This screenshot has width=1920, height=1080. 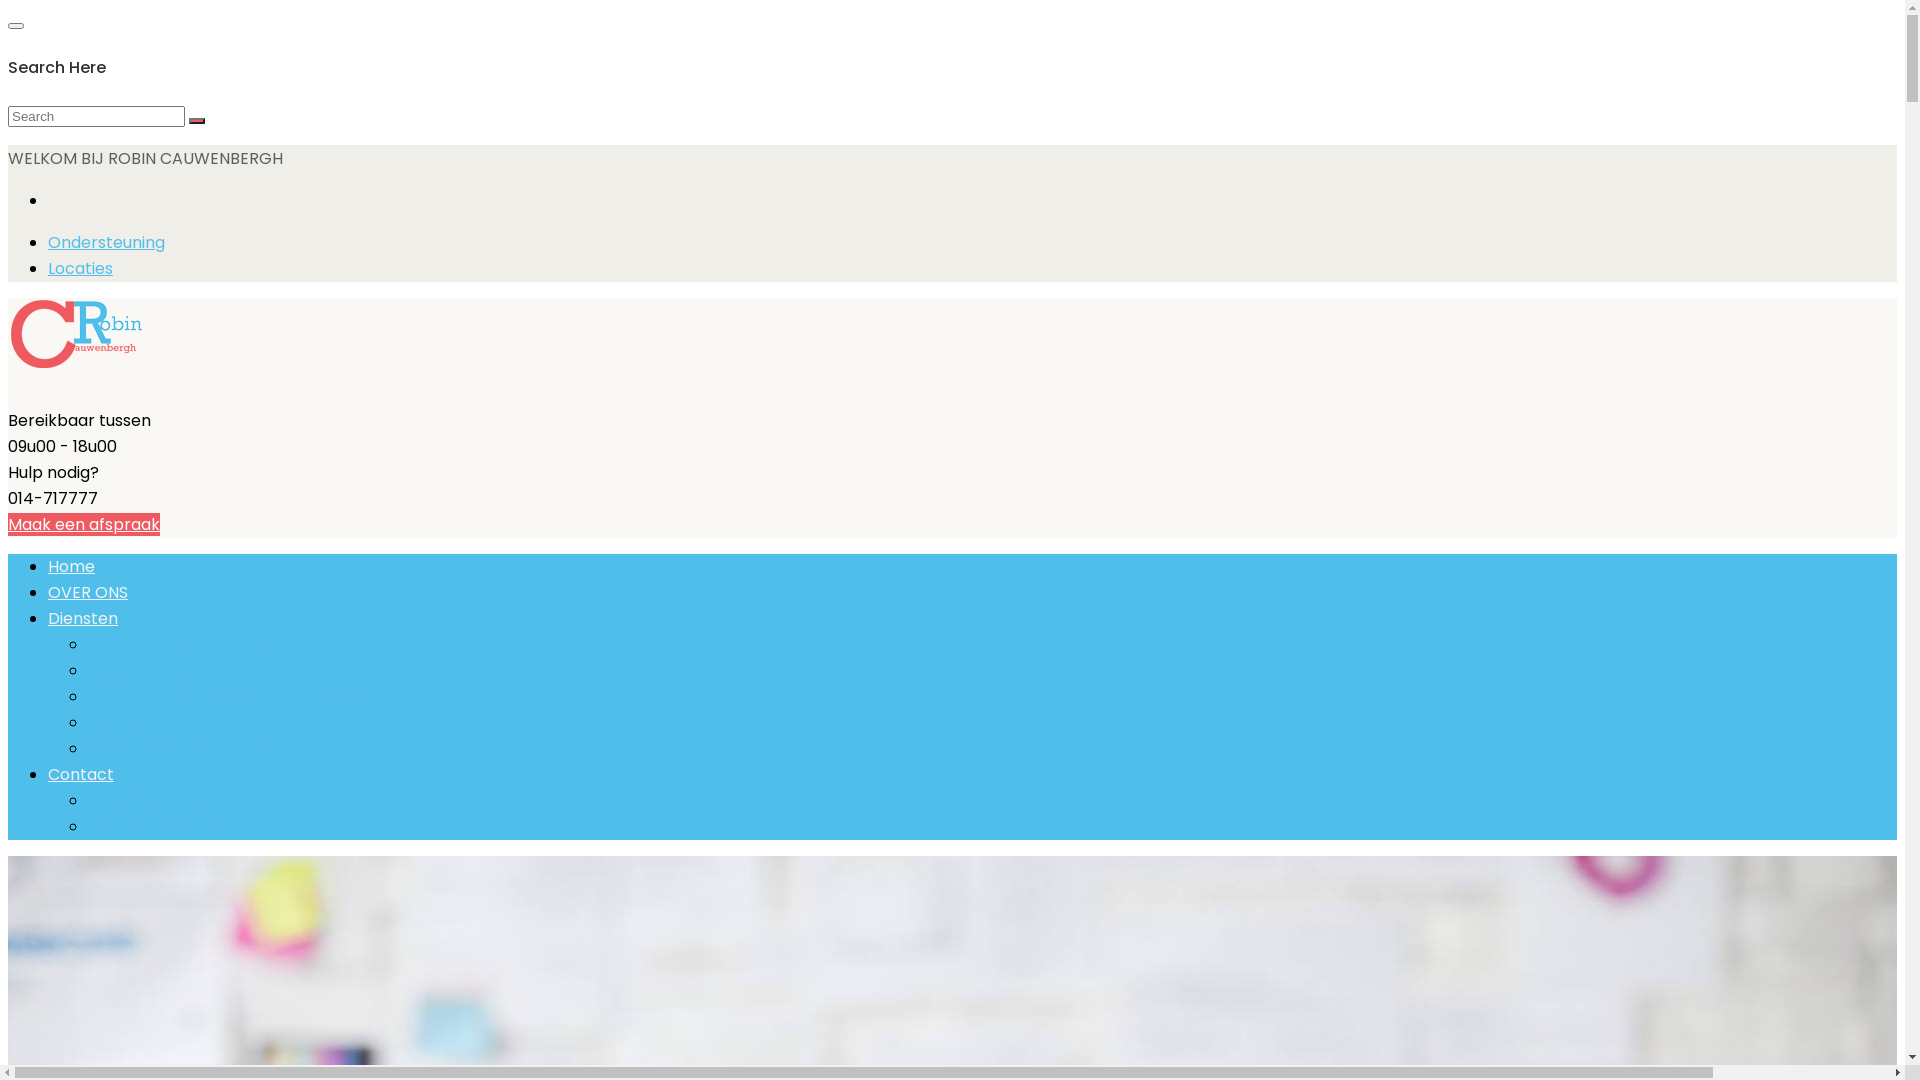 I want to click on 'Maak een afspraak', so click(x=82, y=523).